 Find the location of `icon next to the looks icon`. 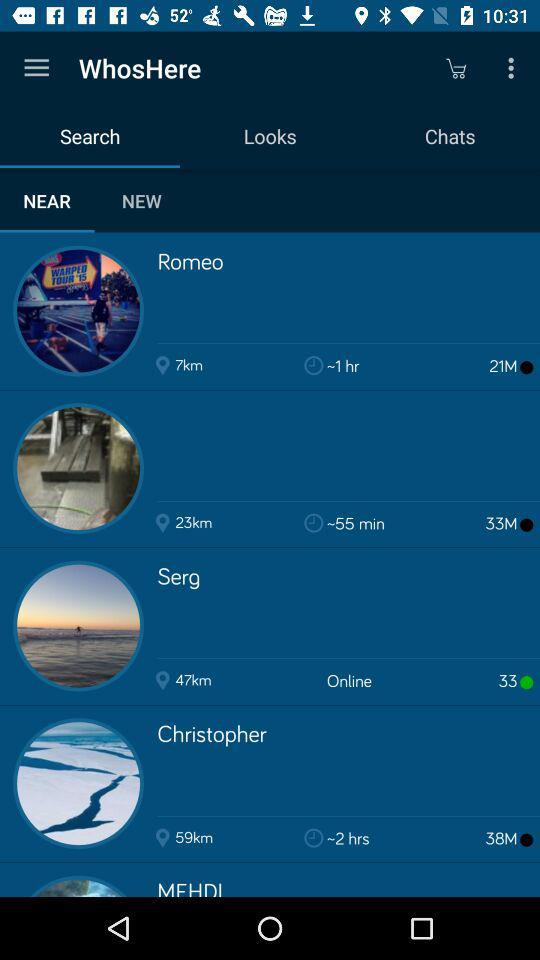

icon next to the looks icon is located at coordinates (455, 68).